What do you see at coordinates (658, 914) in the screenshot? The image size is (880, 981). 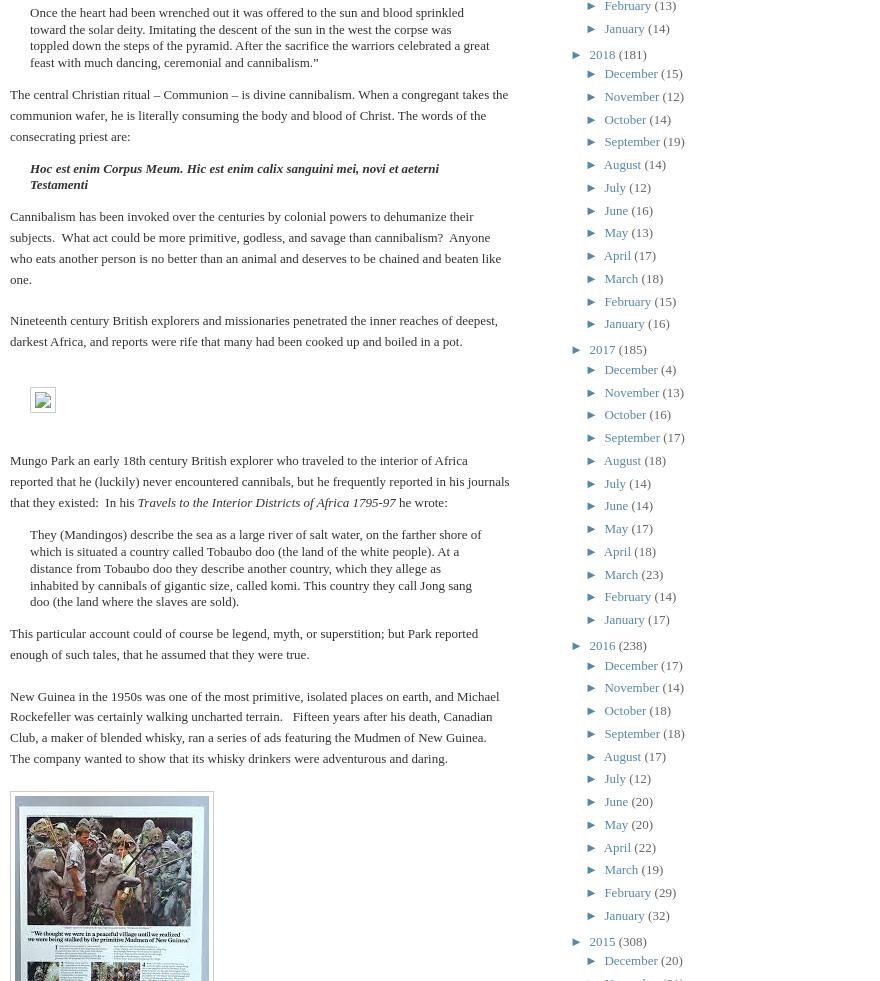 I see `'(32)'` at bounding box center [658, 914].